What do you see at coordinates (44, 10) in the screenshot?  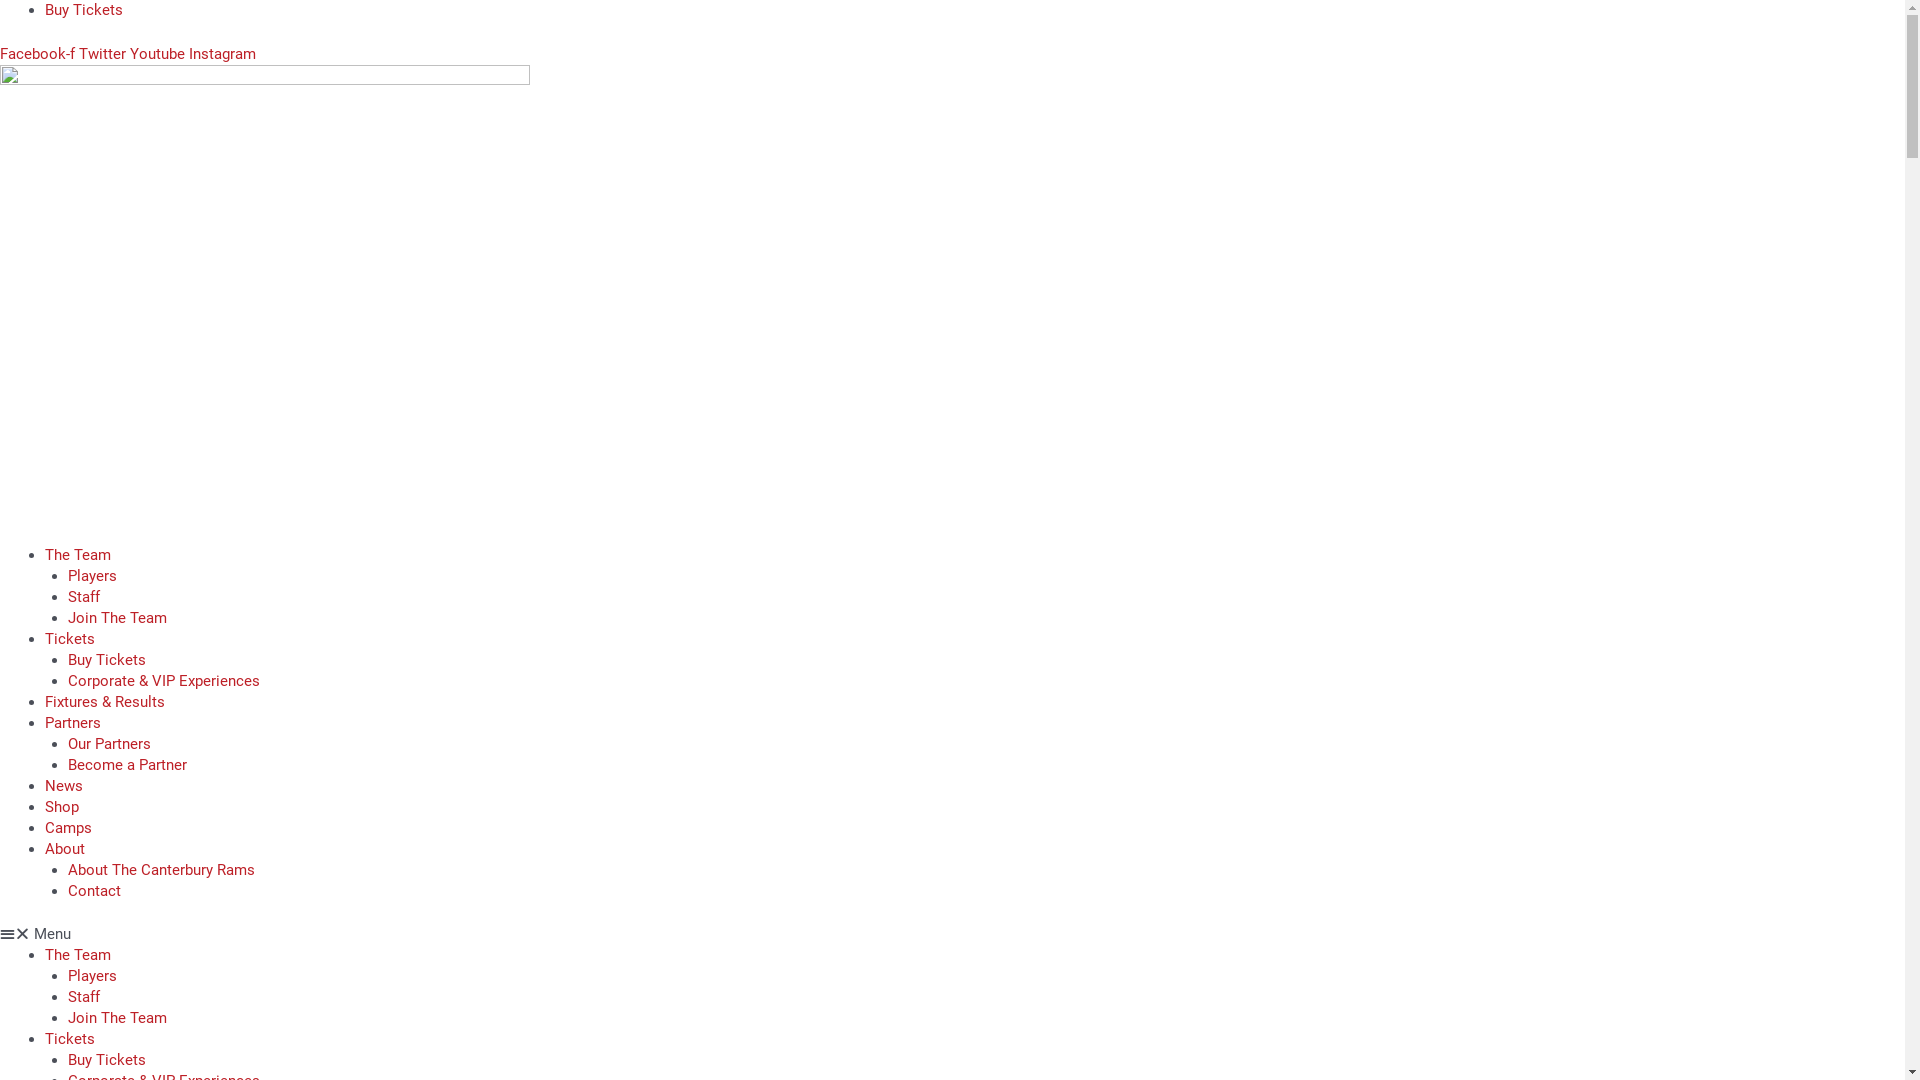 I see `'Buy Tickets'` at bounding box center [44, 10].